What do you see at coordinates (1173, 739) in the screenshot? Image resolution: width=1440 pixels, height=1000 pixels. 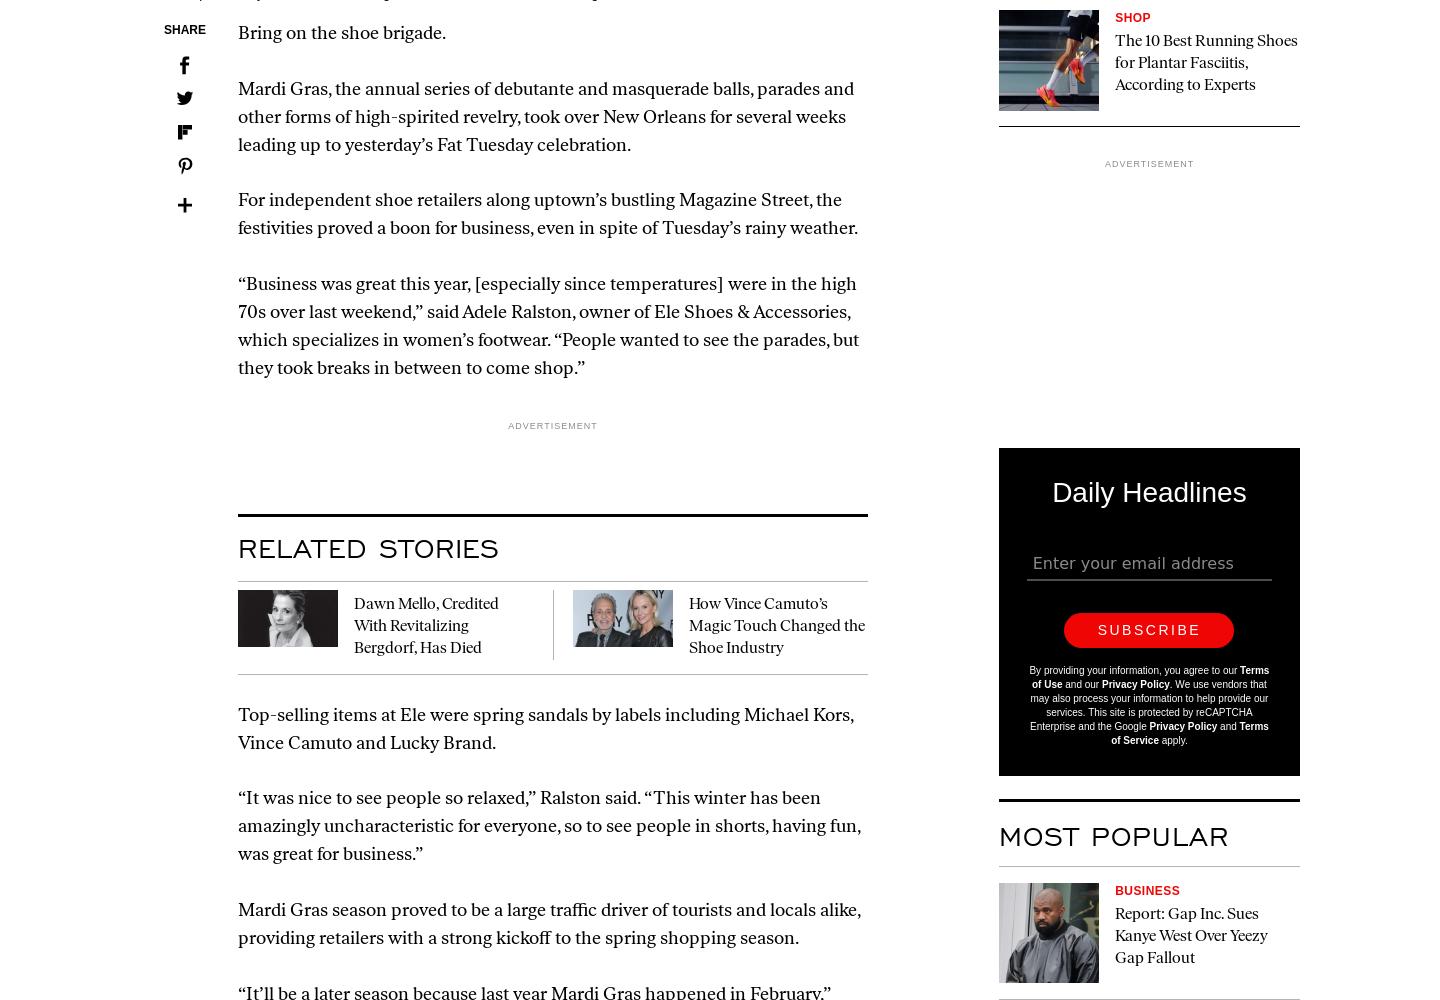 I see `'apply.'` at bounding box center [1173, 739].